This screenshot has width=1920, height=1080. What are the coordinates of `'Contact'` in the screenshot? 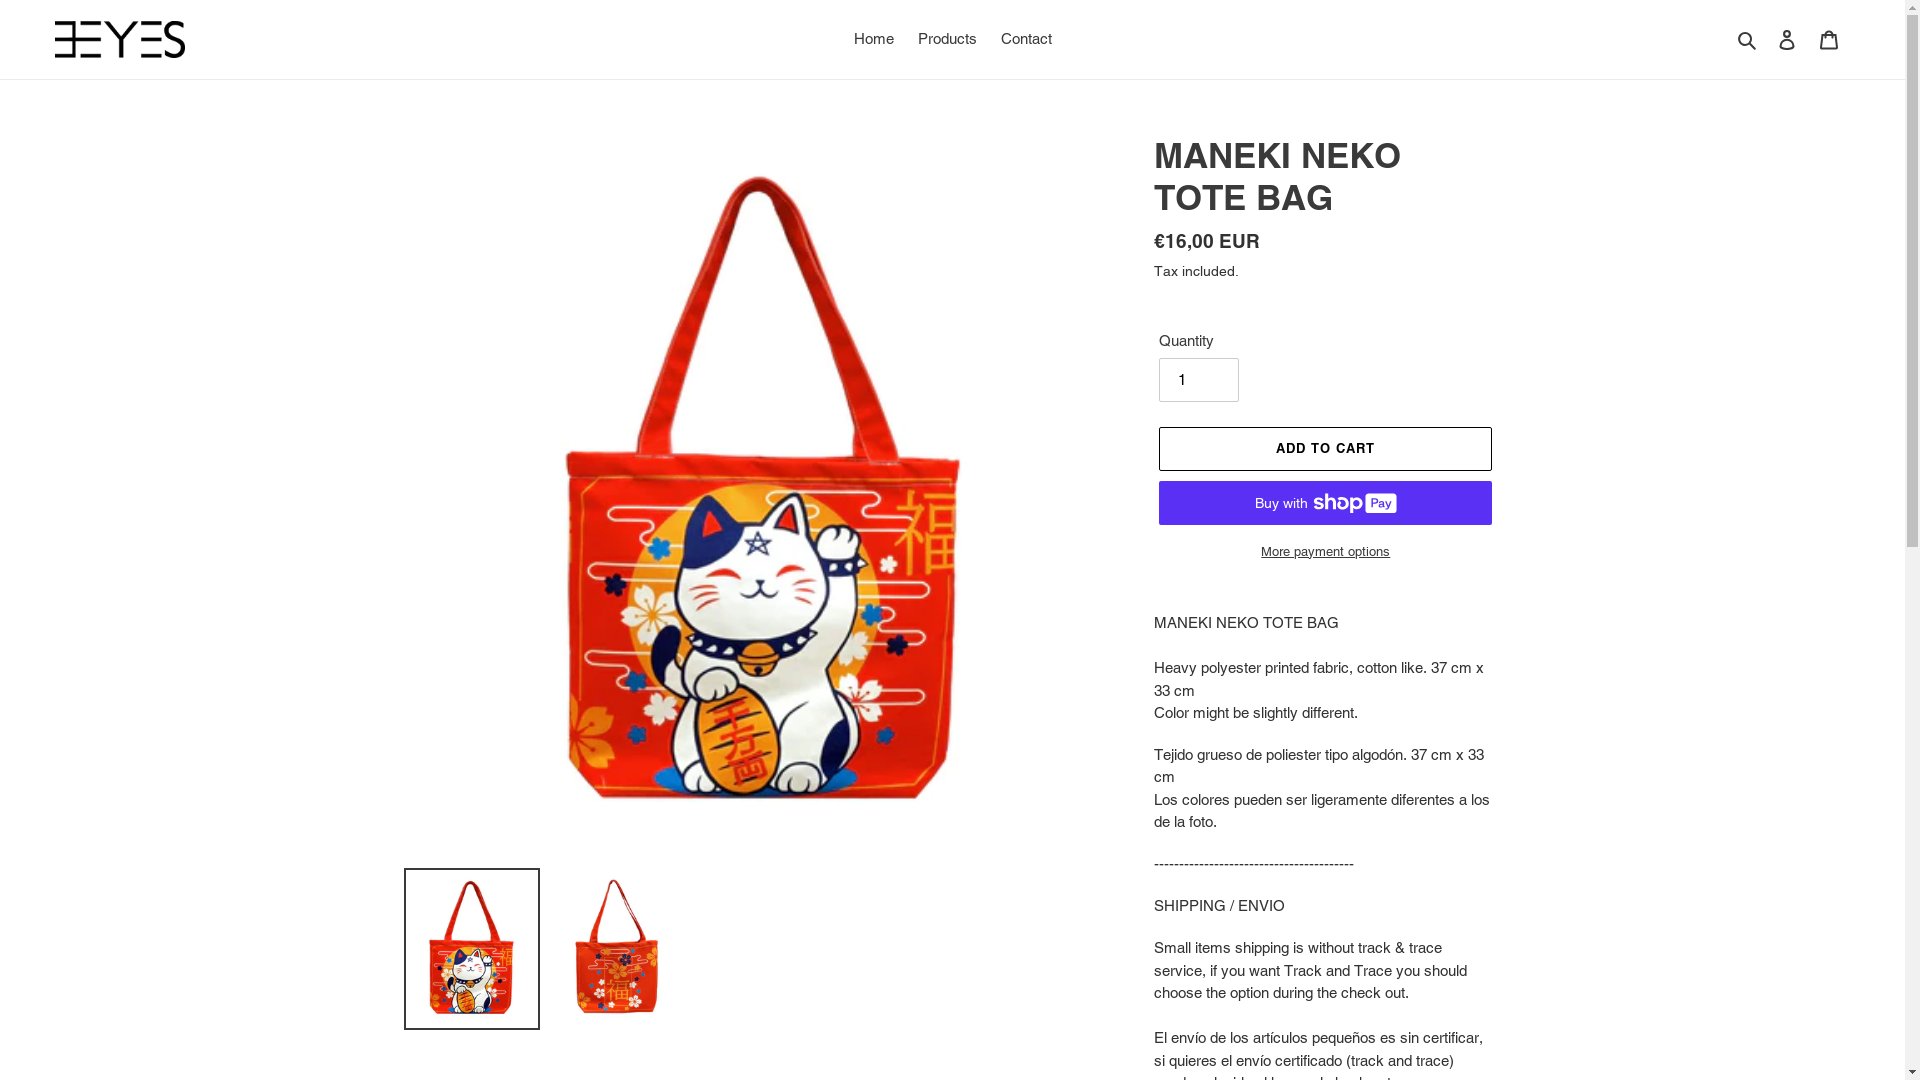 It's located at (1025, 39).